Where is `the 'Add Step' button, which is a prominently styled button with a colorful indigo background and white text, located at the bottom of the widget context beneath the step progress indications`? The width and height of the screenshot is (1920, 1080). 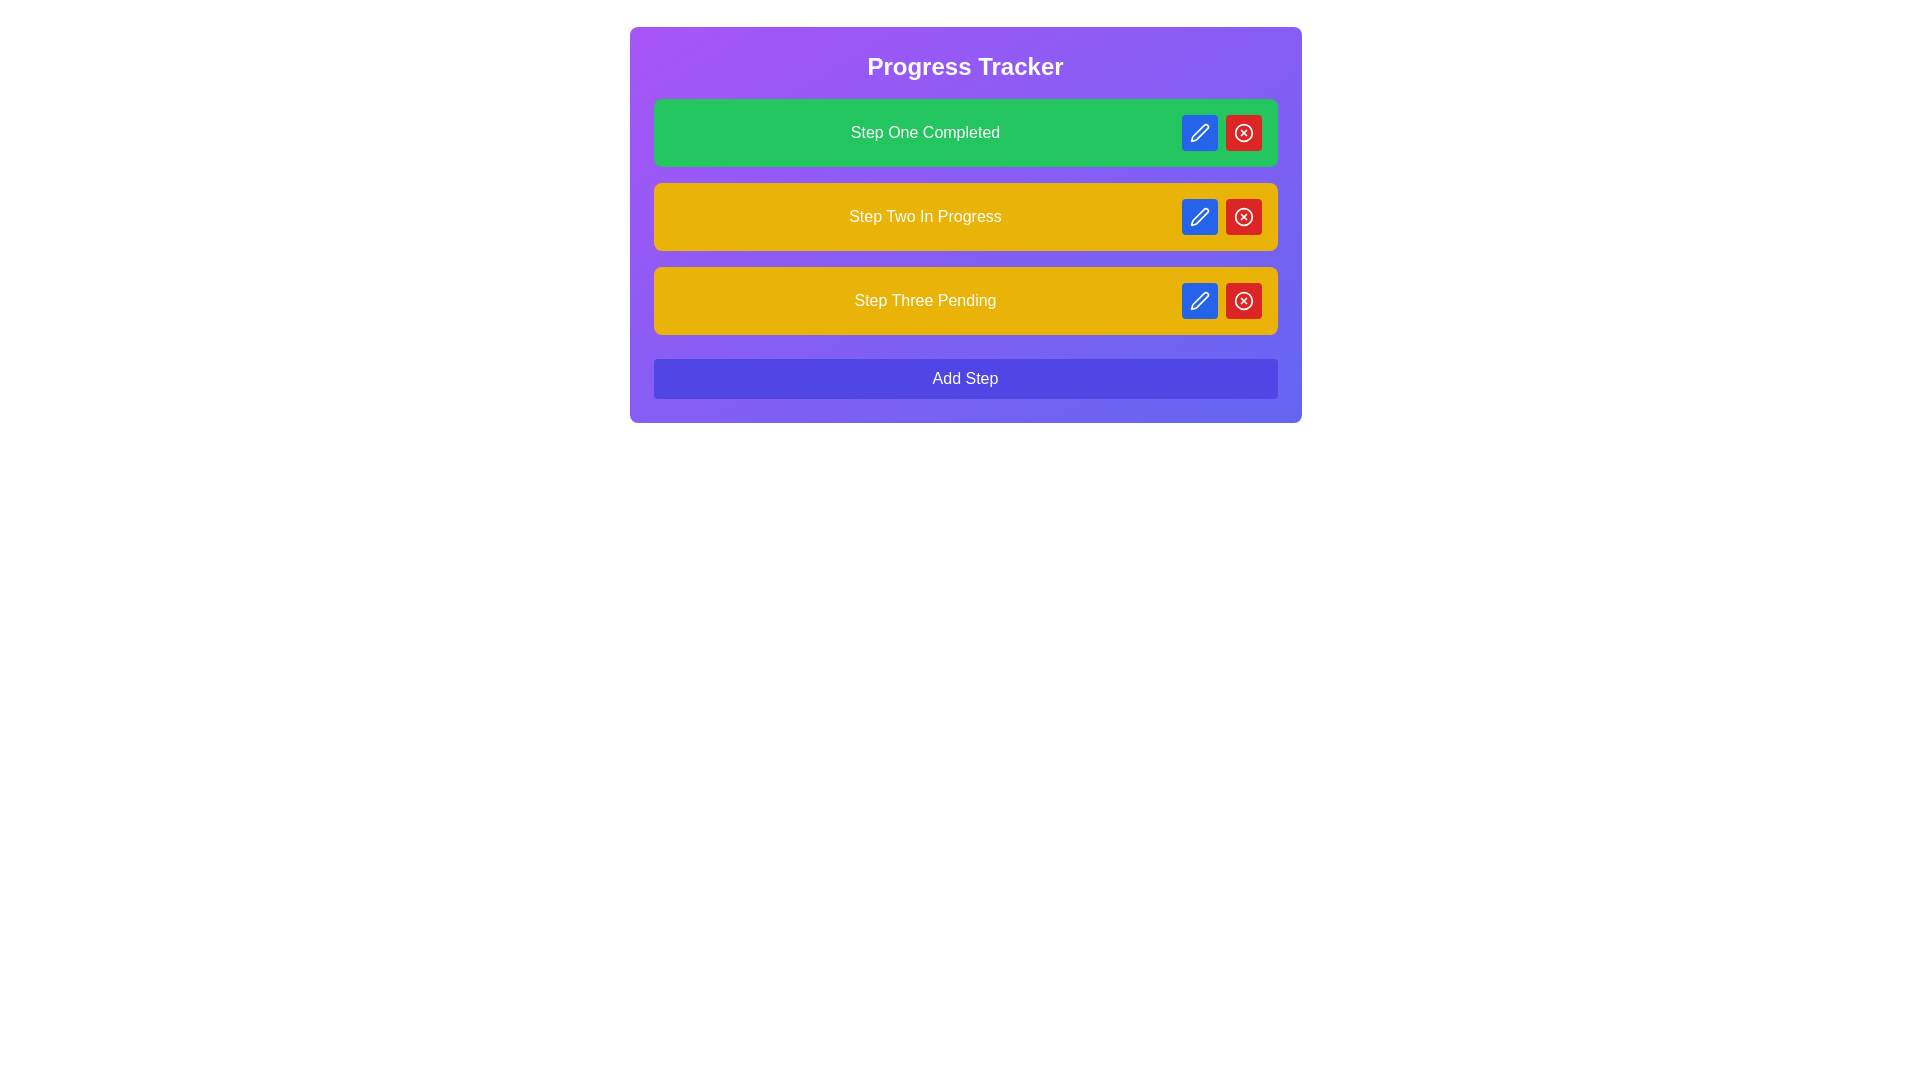
the 'Add Step' button, which is a prominently styled button with a colorful indigo background and white text, located at the bottom of the widget context beneath the step progress indications is located at coordinates (965, 378).